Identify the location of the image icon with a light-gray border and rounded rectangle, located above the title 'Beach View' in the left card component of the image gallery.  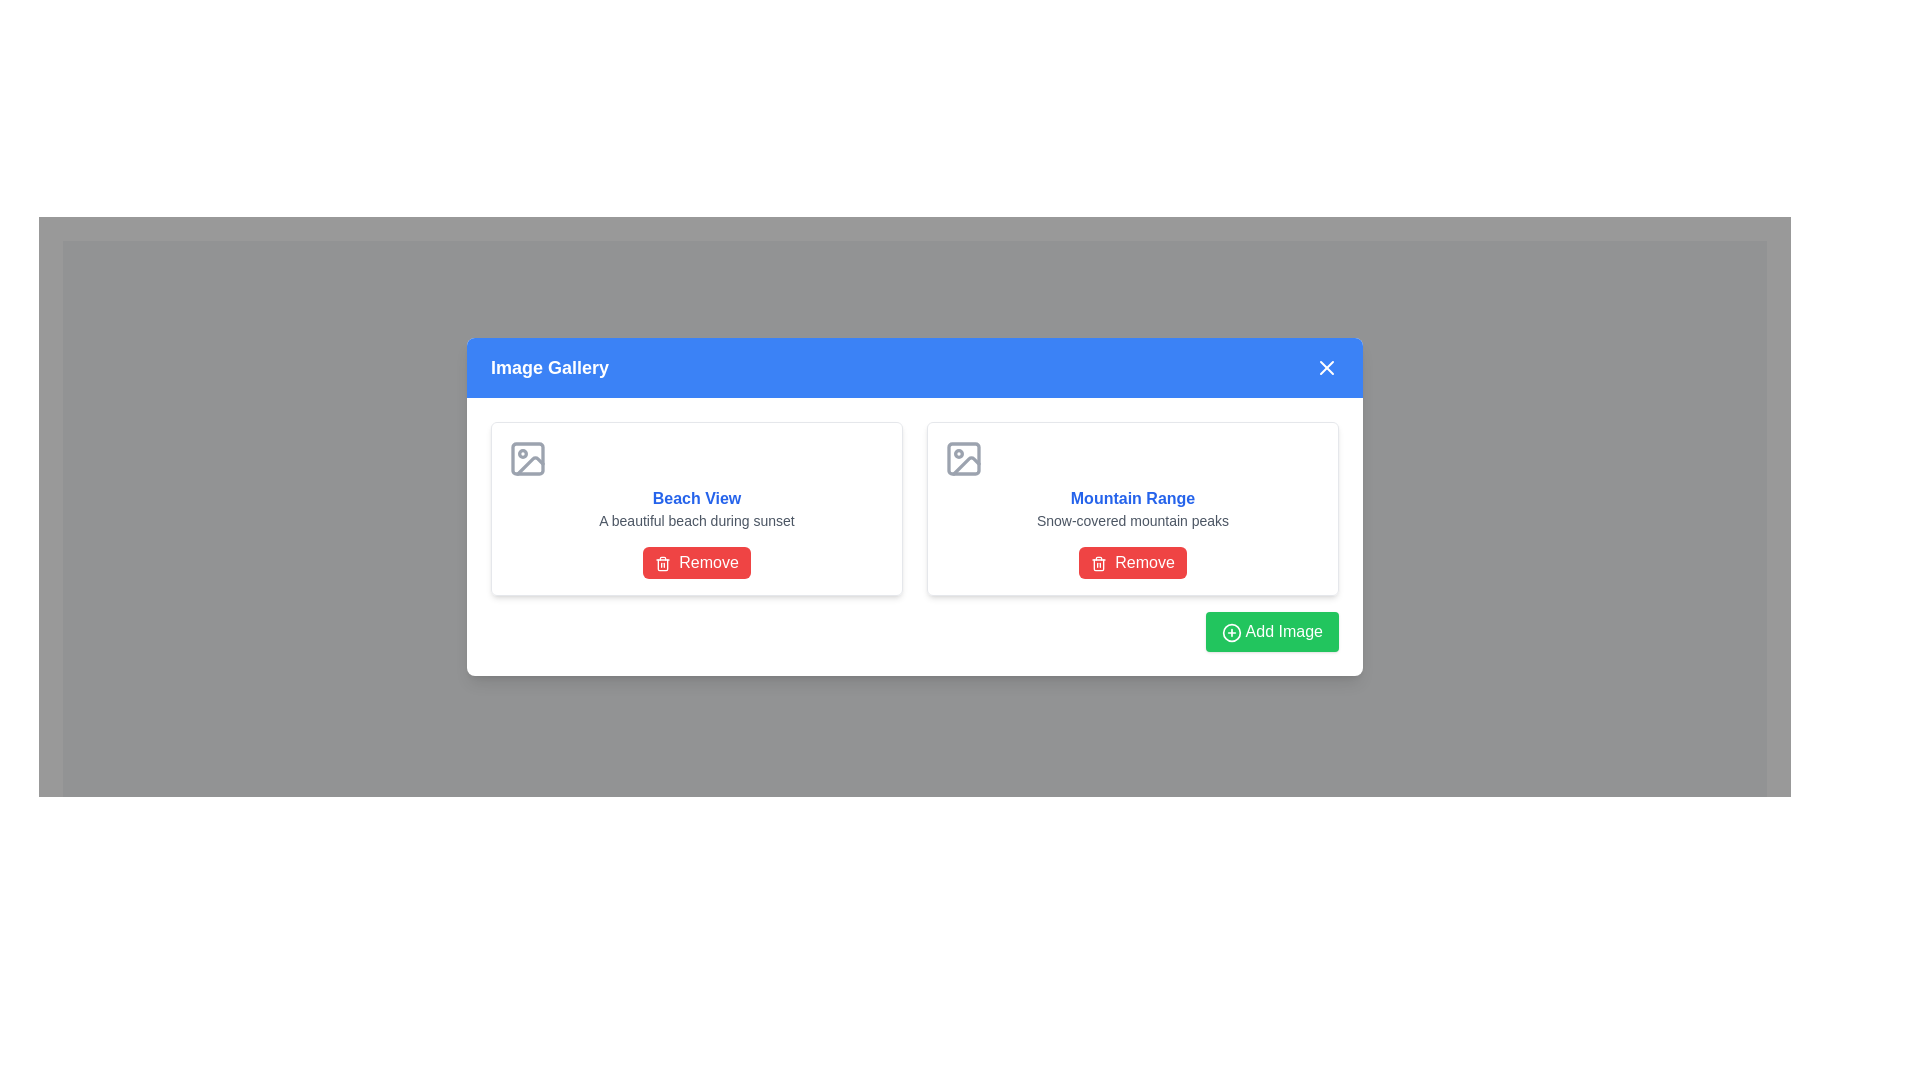
(528, 459).